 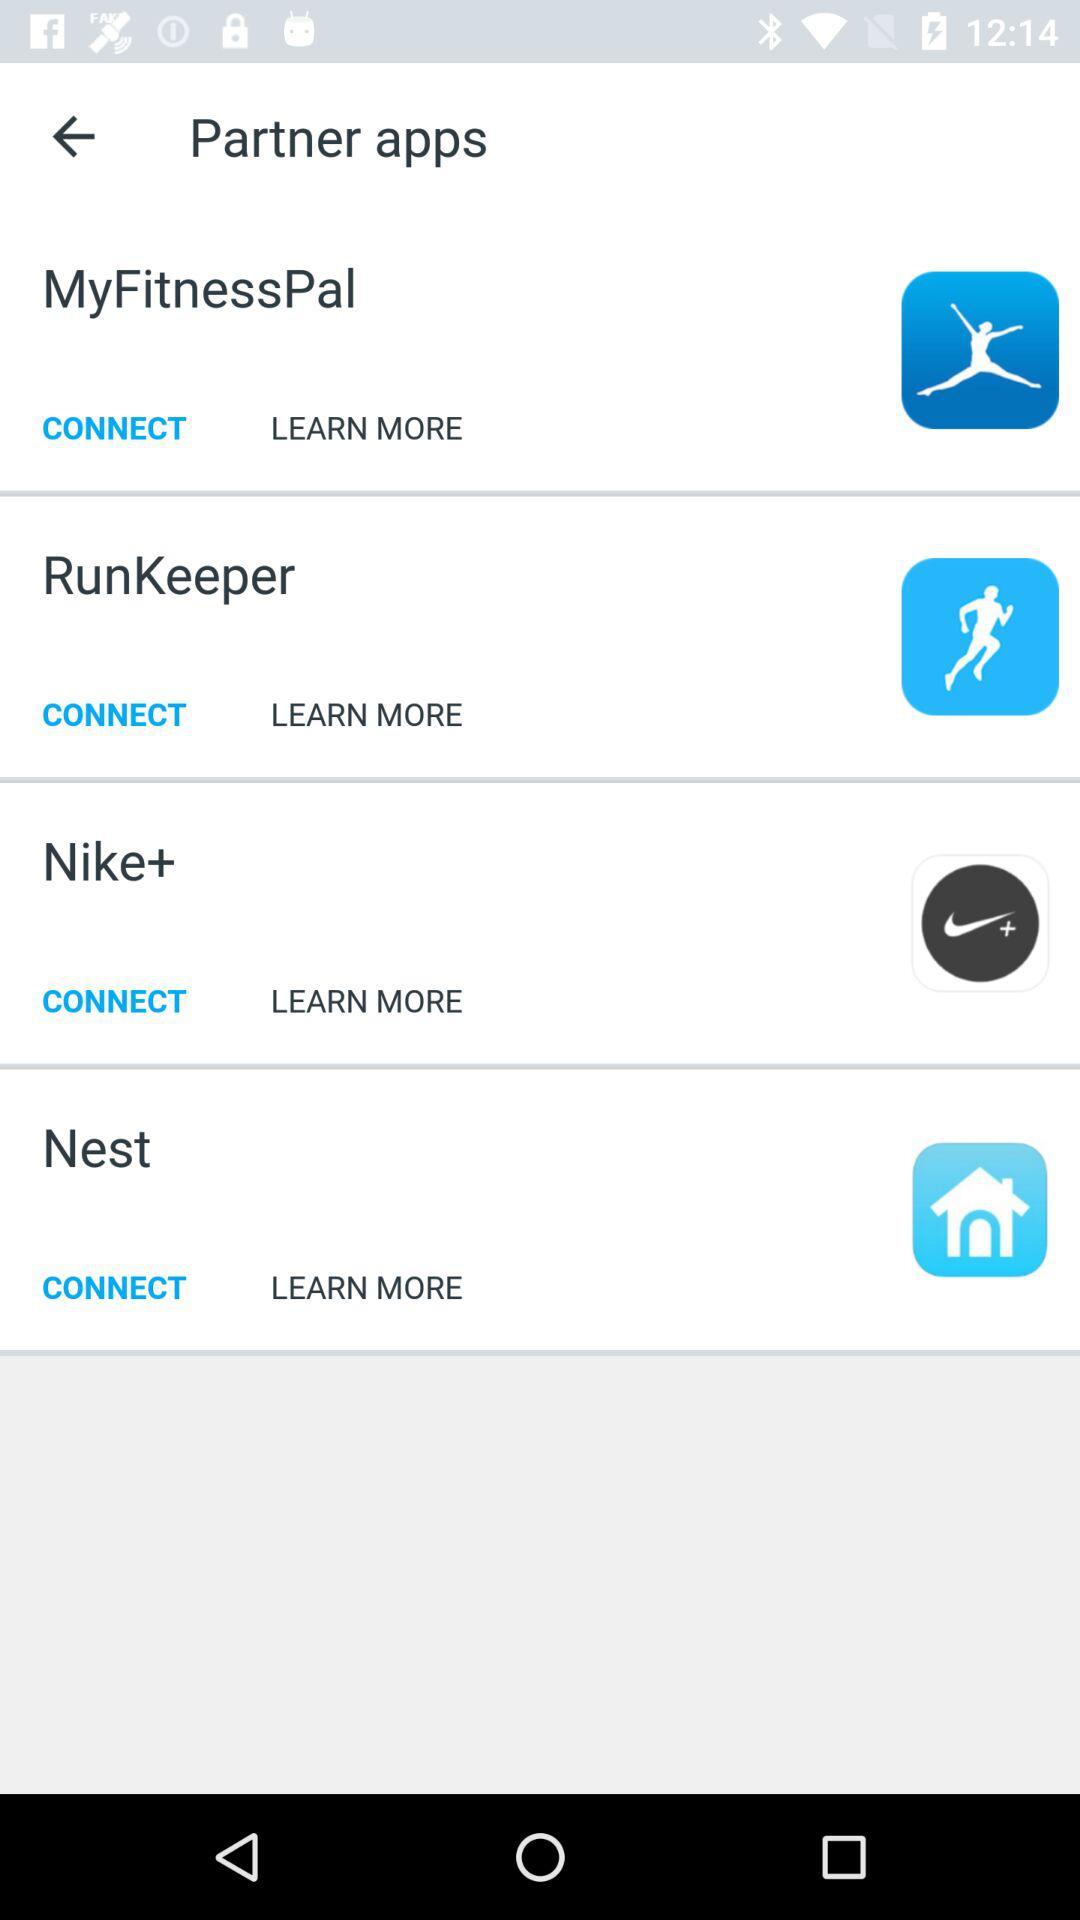 I want to click on icon to the left of the partner apps, so click(x=72, y=135).